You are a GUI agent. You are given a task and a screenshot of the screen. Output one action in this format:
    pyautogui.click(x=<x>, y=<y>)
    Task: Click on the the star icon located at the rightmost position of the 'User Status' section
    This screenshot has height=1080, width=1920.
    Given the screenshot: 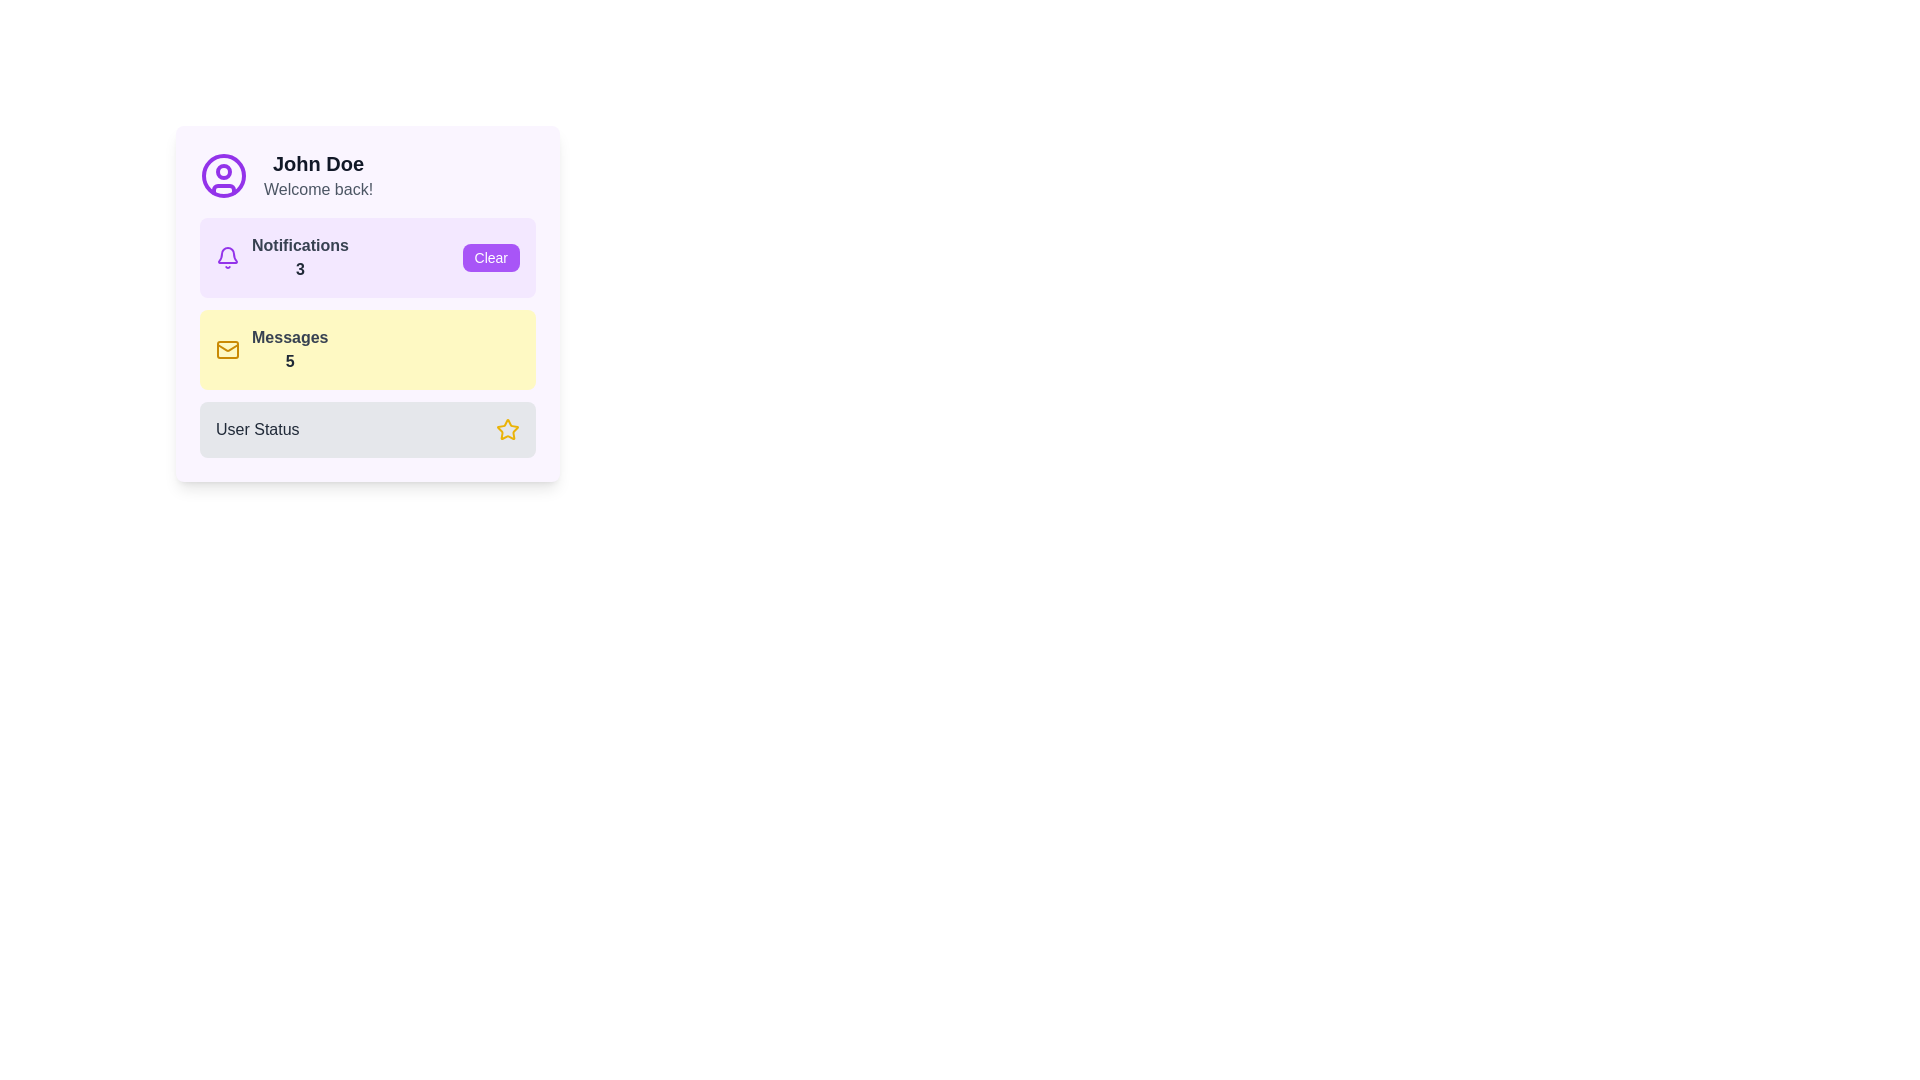 What is the action you would take?
    pyautogui.click(x=508, y=428)
    